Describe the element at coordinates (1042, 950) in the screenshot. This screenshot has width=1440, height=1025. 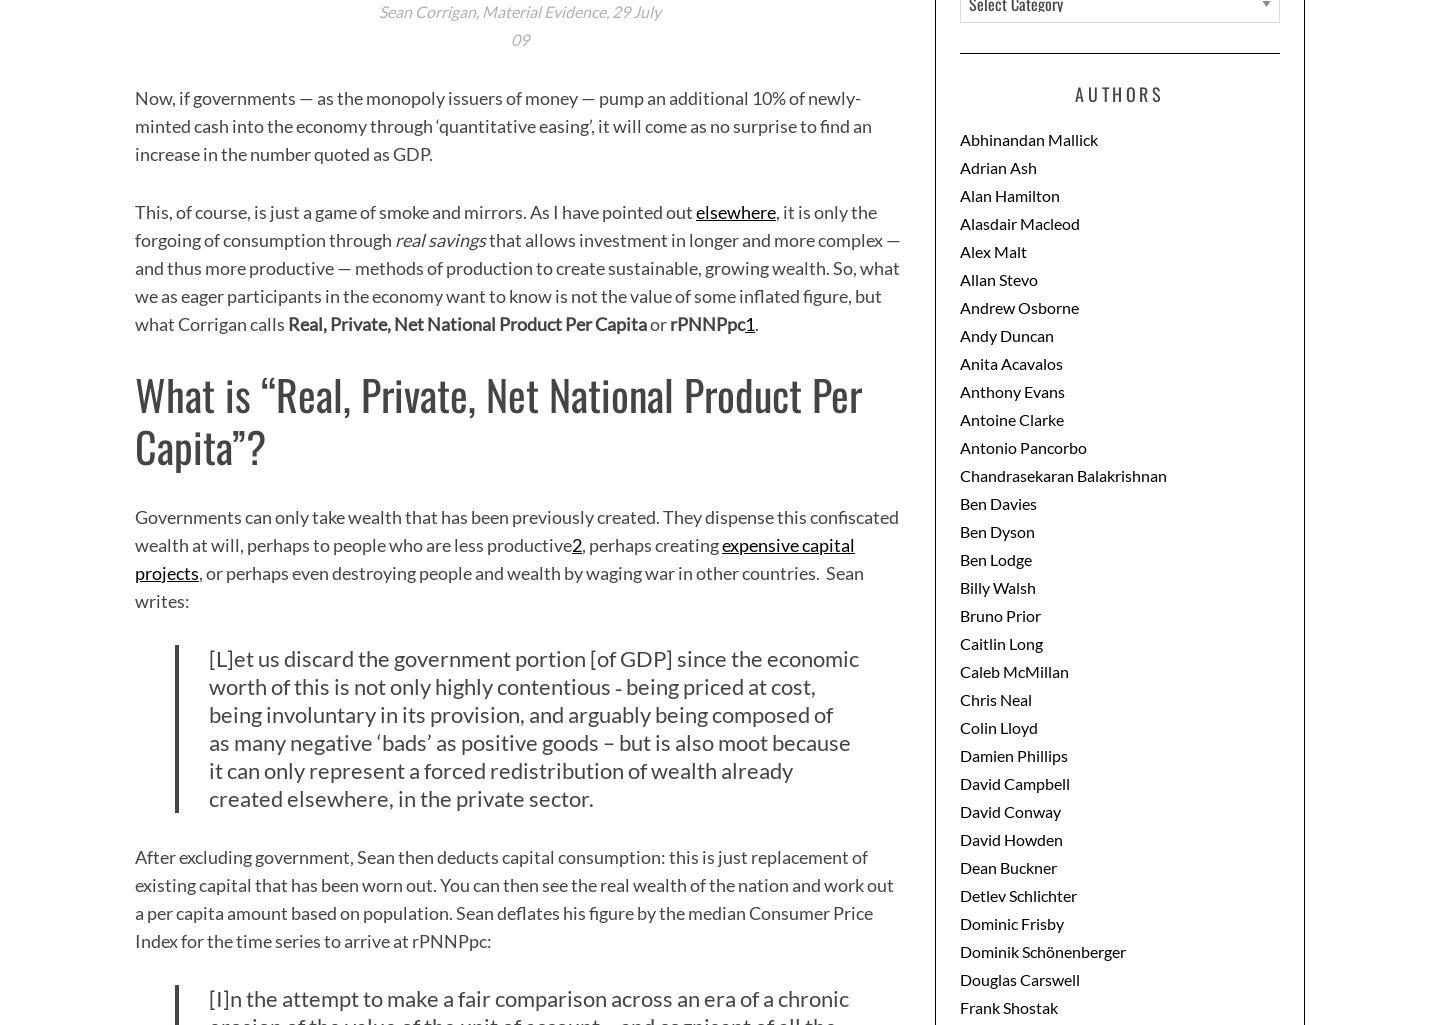
I see `'Dominik Schönenberger'` at that location.